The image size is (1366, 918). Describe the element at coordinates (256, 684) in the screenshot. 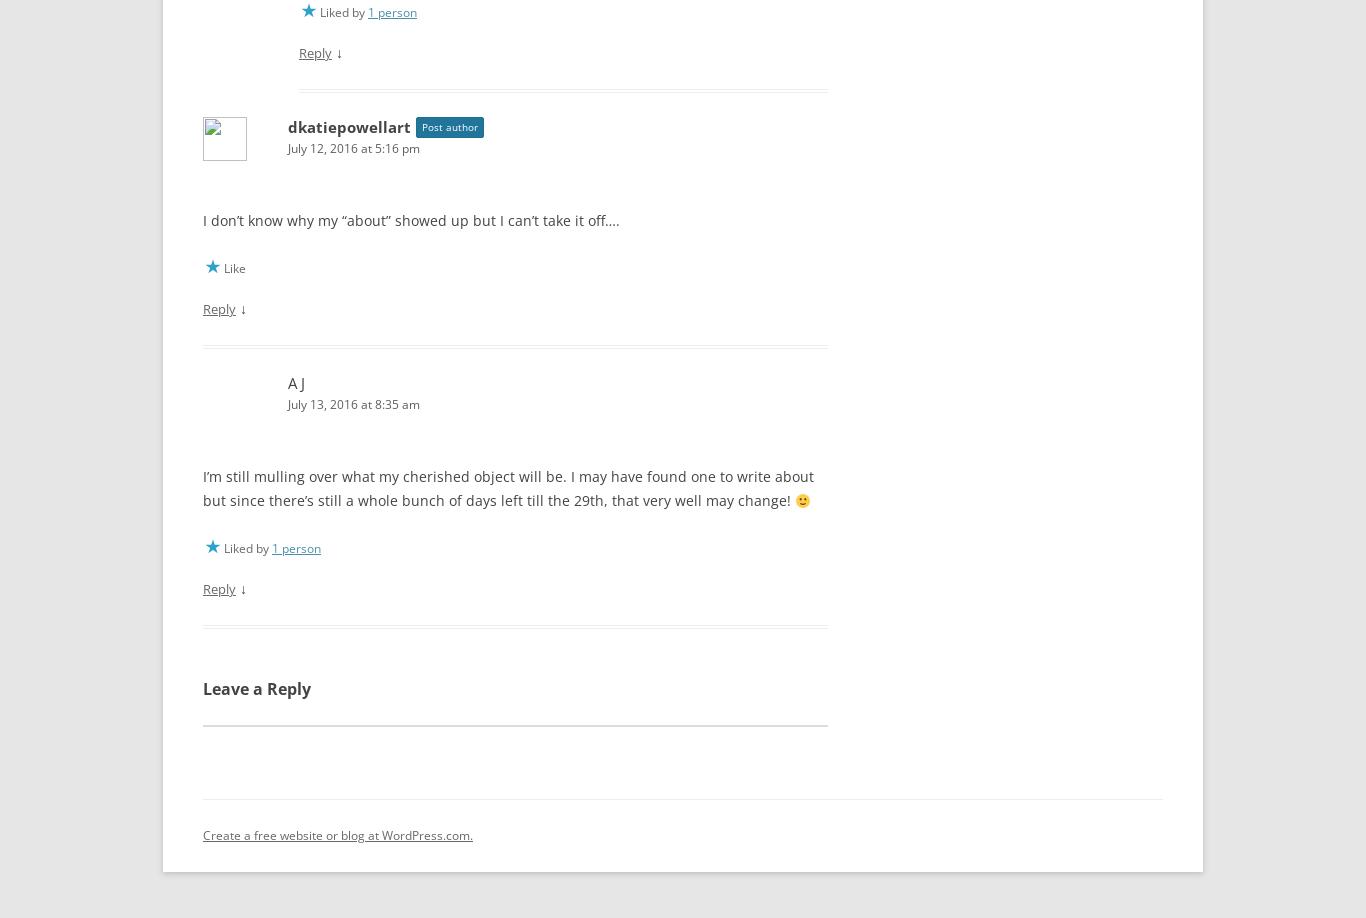

I see `'Leave a Reply'` at that location.